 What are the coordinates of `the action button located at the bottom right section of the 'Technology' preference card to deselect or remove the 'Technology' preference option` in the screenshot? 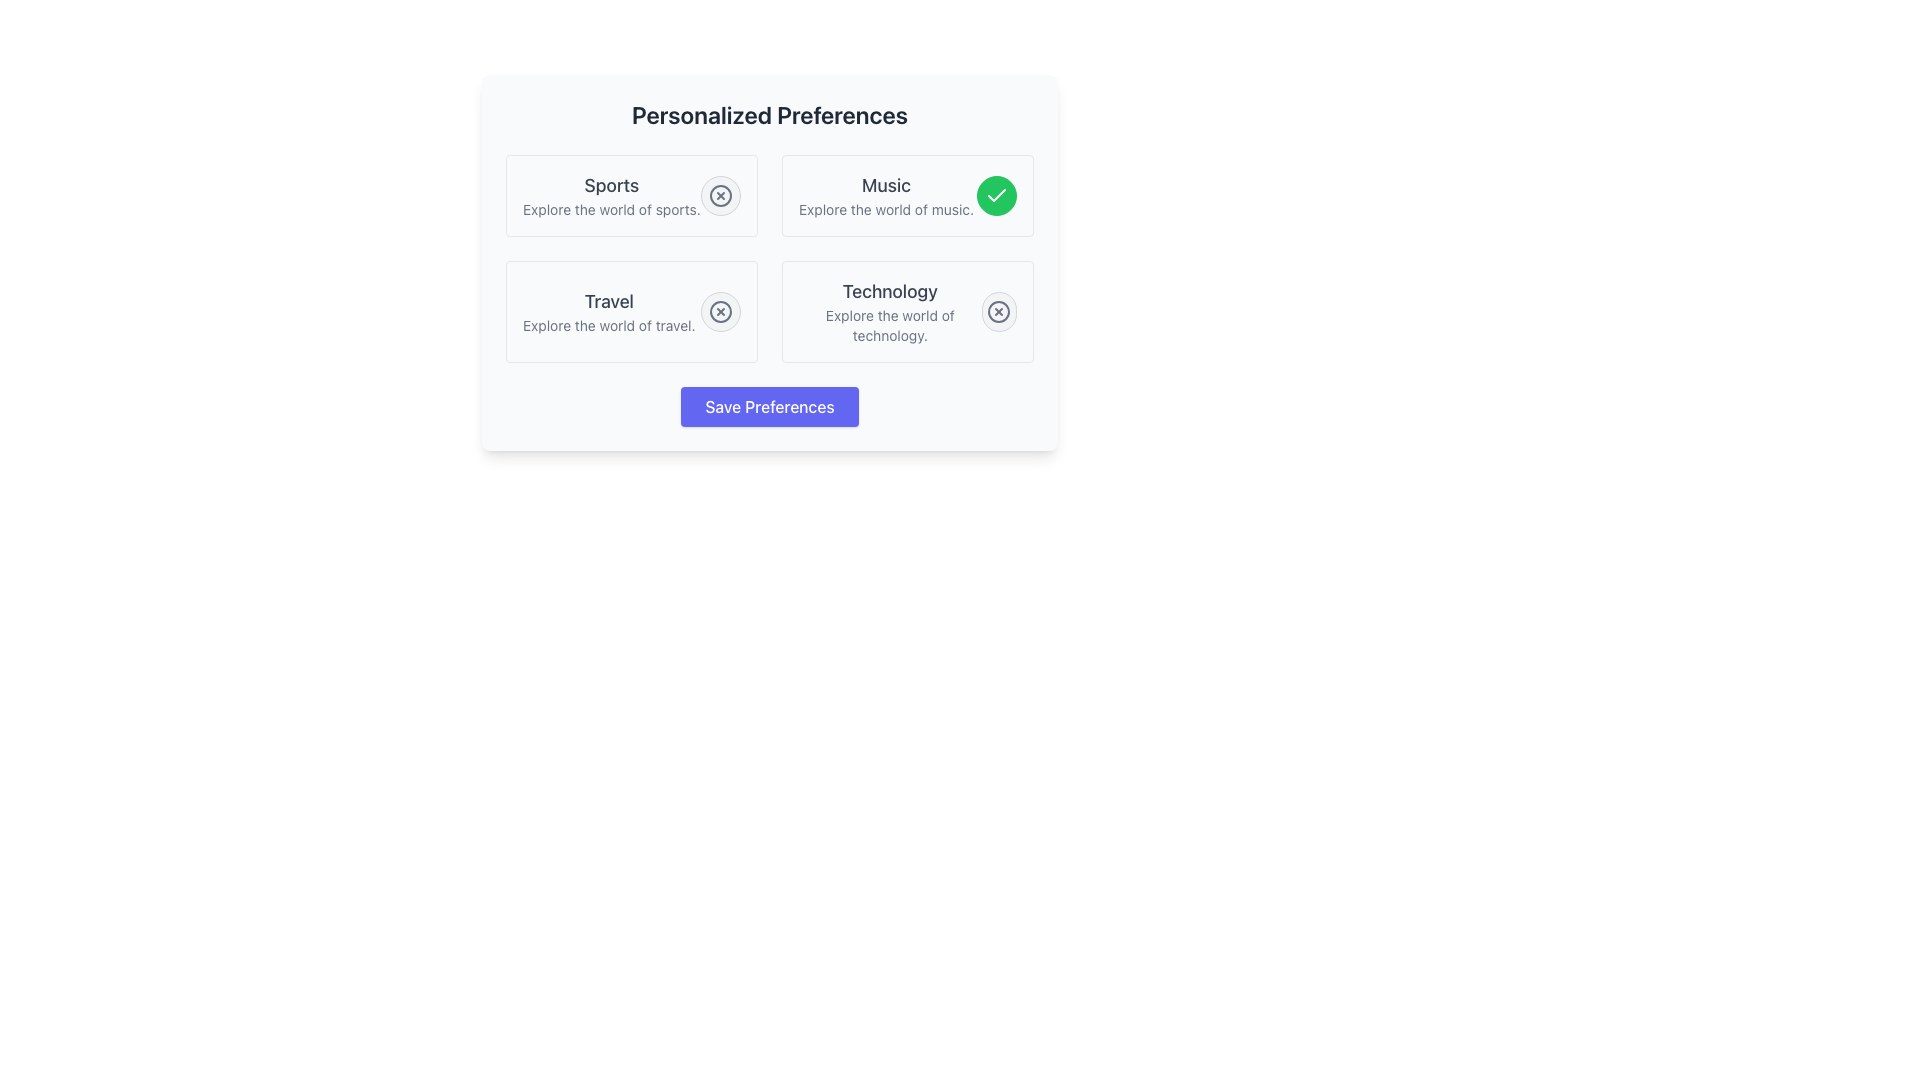 It's located at (999, 312).